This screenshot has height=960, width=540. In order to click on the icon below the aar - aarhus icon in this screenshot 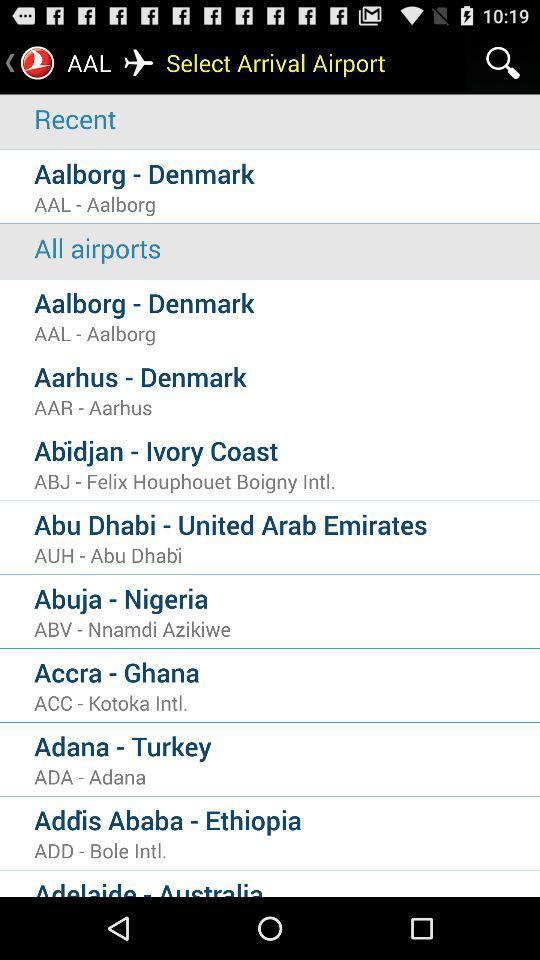, I will do `click(286, 450)`.